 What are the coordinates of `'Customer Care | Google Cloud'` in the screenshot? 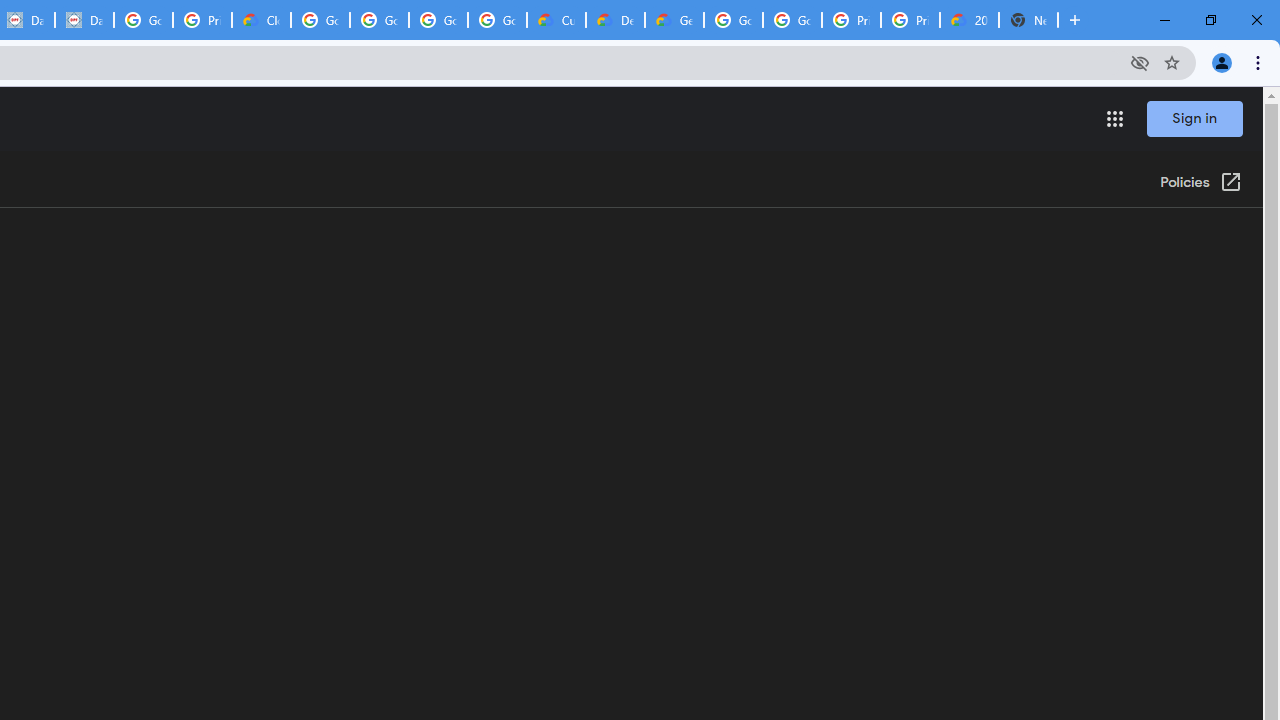 It's located at (556, 20).